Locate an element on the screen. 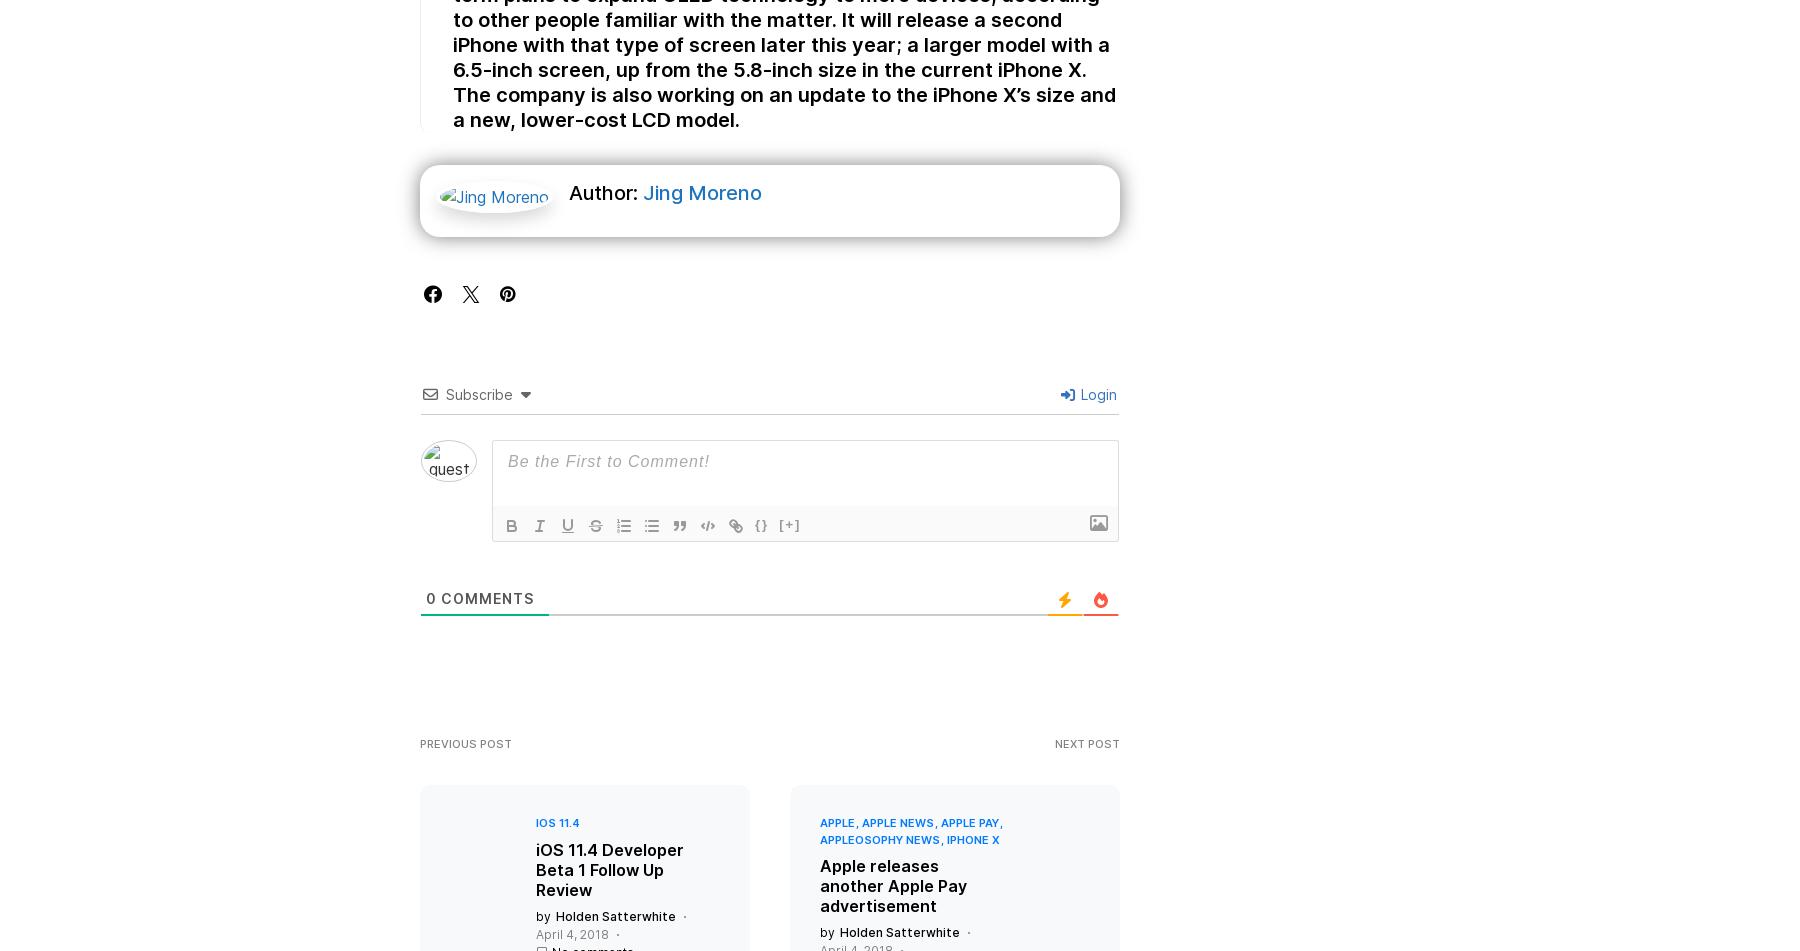 The height and width of the screenshot is (951, 1800). 'Jing Moreno' is located at coordinates (645, 192).